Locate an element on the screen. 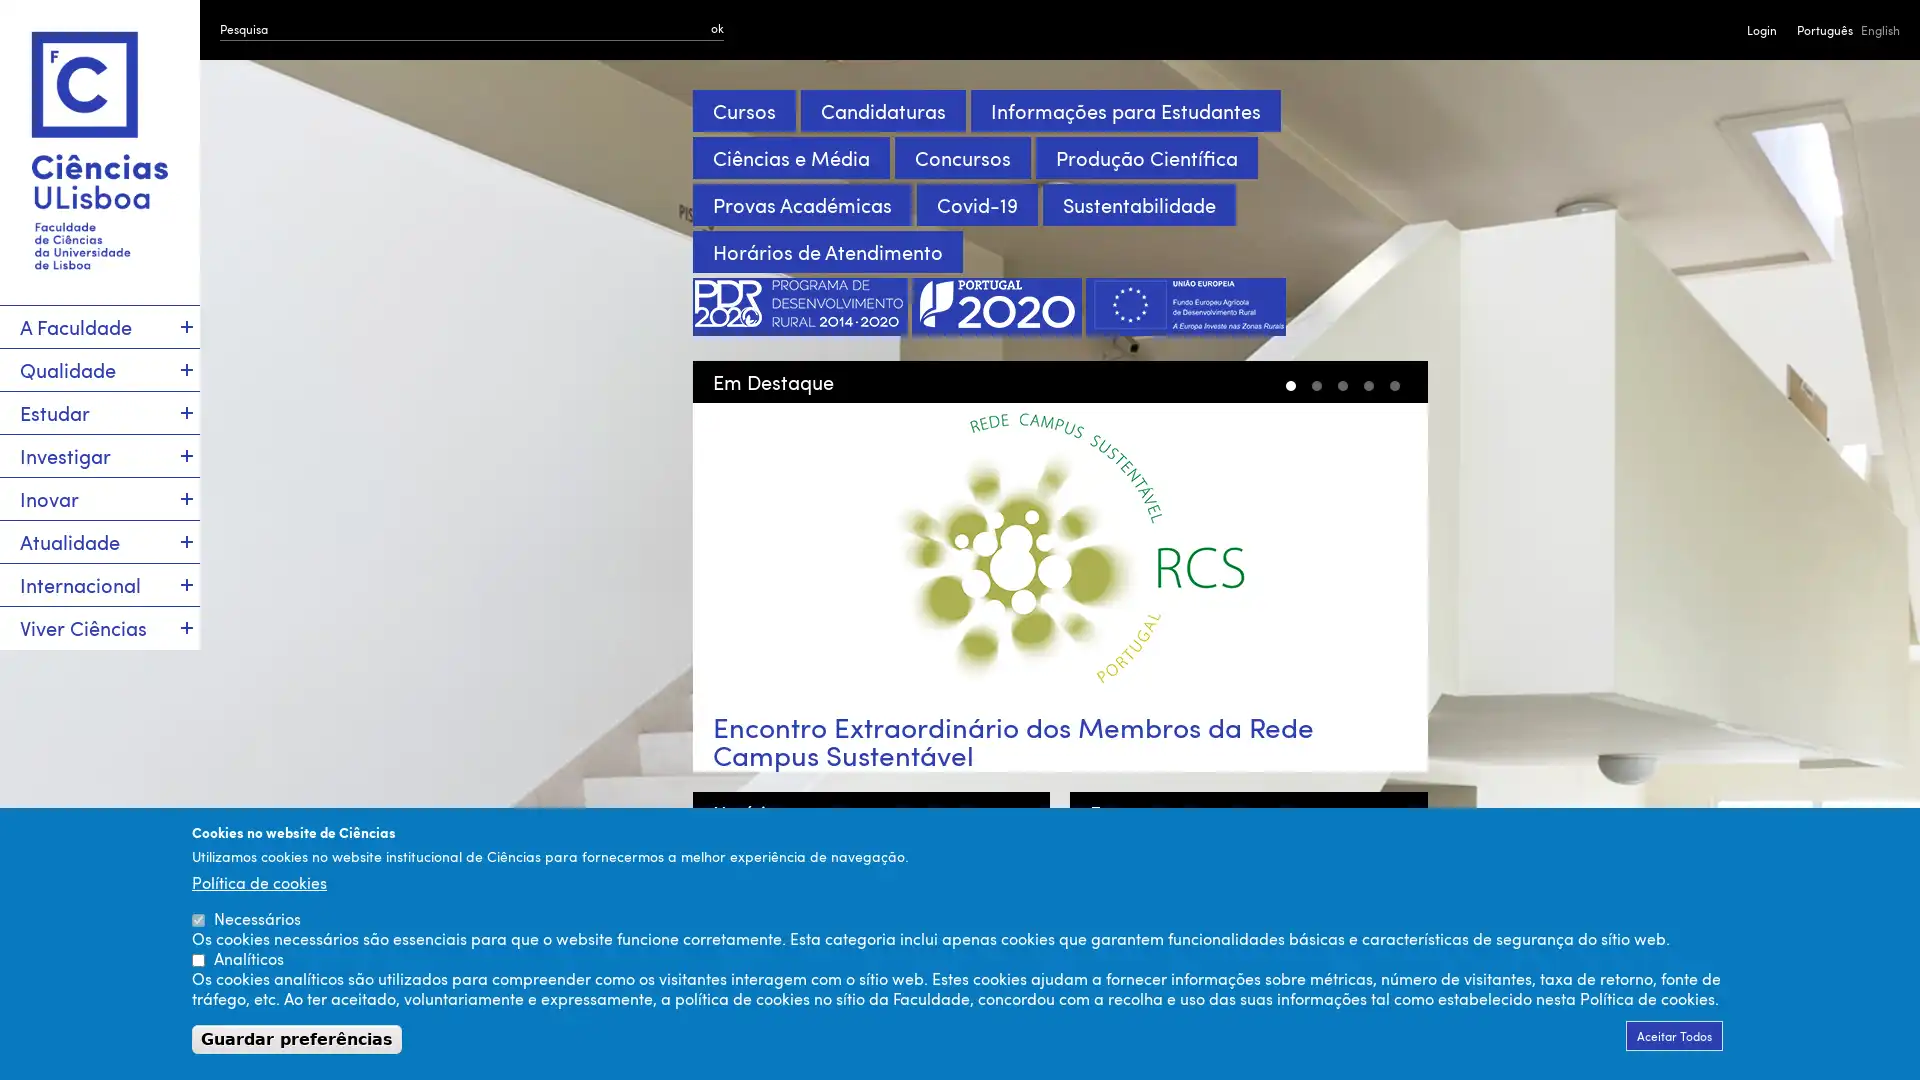  Aceitar Todos is located at coordinates (1674, 1035).